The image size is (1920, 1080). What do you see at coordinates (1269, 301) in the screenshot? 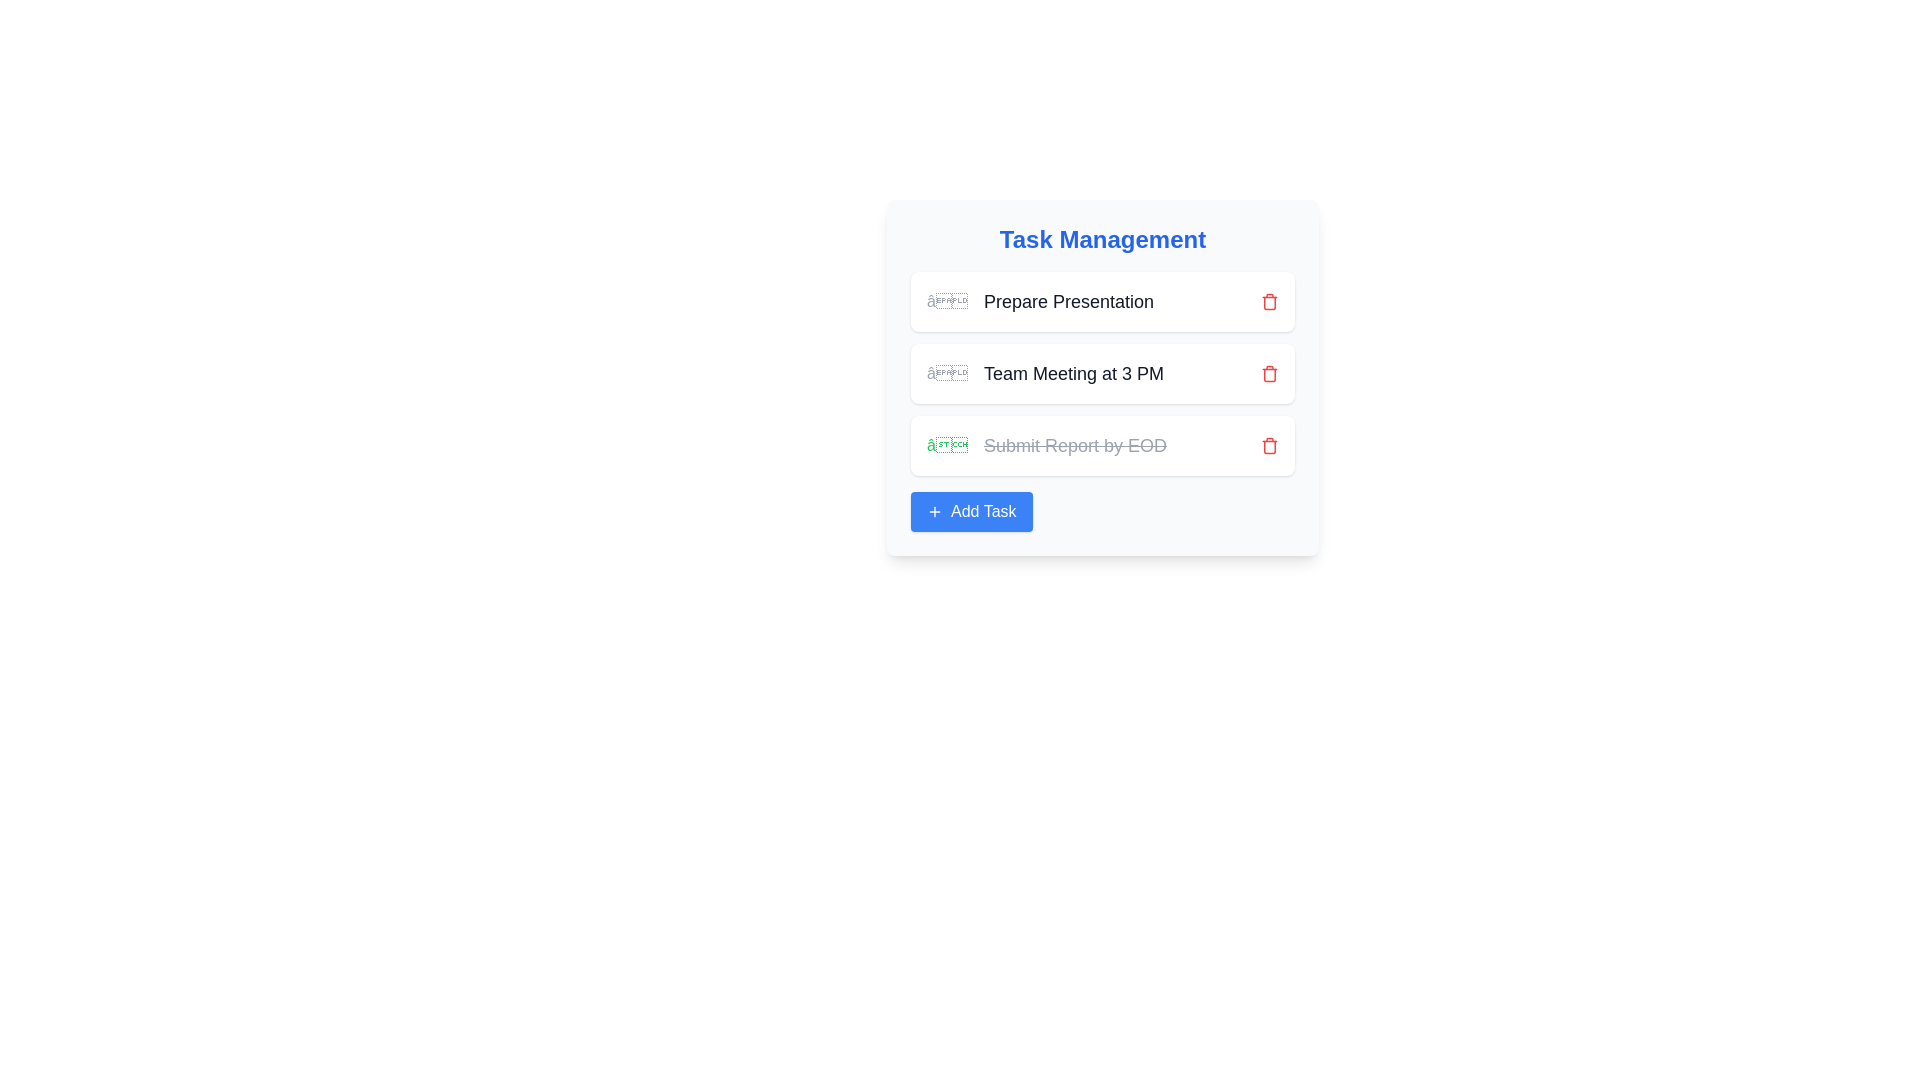
I see `the button for keyboard interaction that initiates the removal of the task 'Prepare Presentation', located on the right-hand side of the task row` at bounding box center [1269, 301].